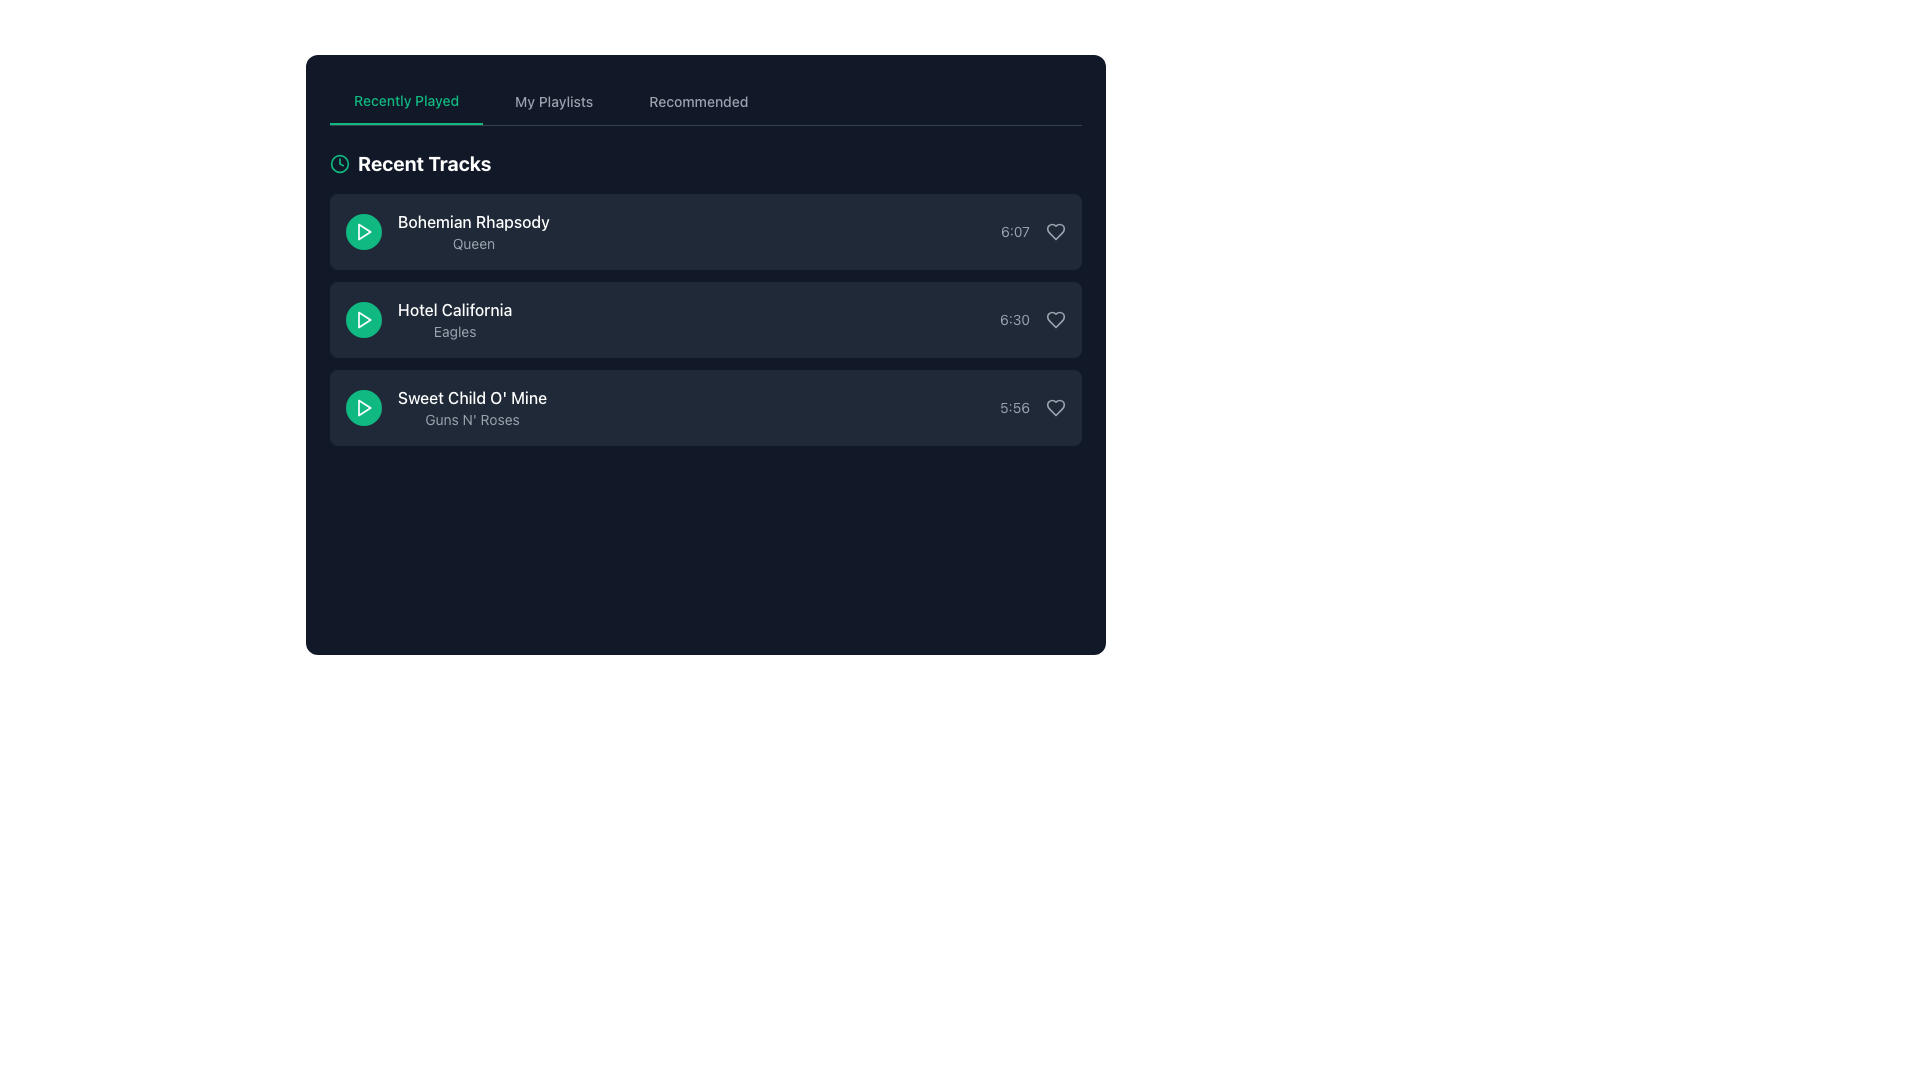  What do you see at coordinates (472, 242) in the screenshot?
I see `the label displaying the word 'Queen', which is styled in gray and positioned directly below the bold text 'Bohemian Rhapsody' in the 'Recent Tracks' section` at bounding box center [472, 242].